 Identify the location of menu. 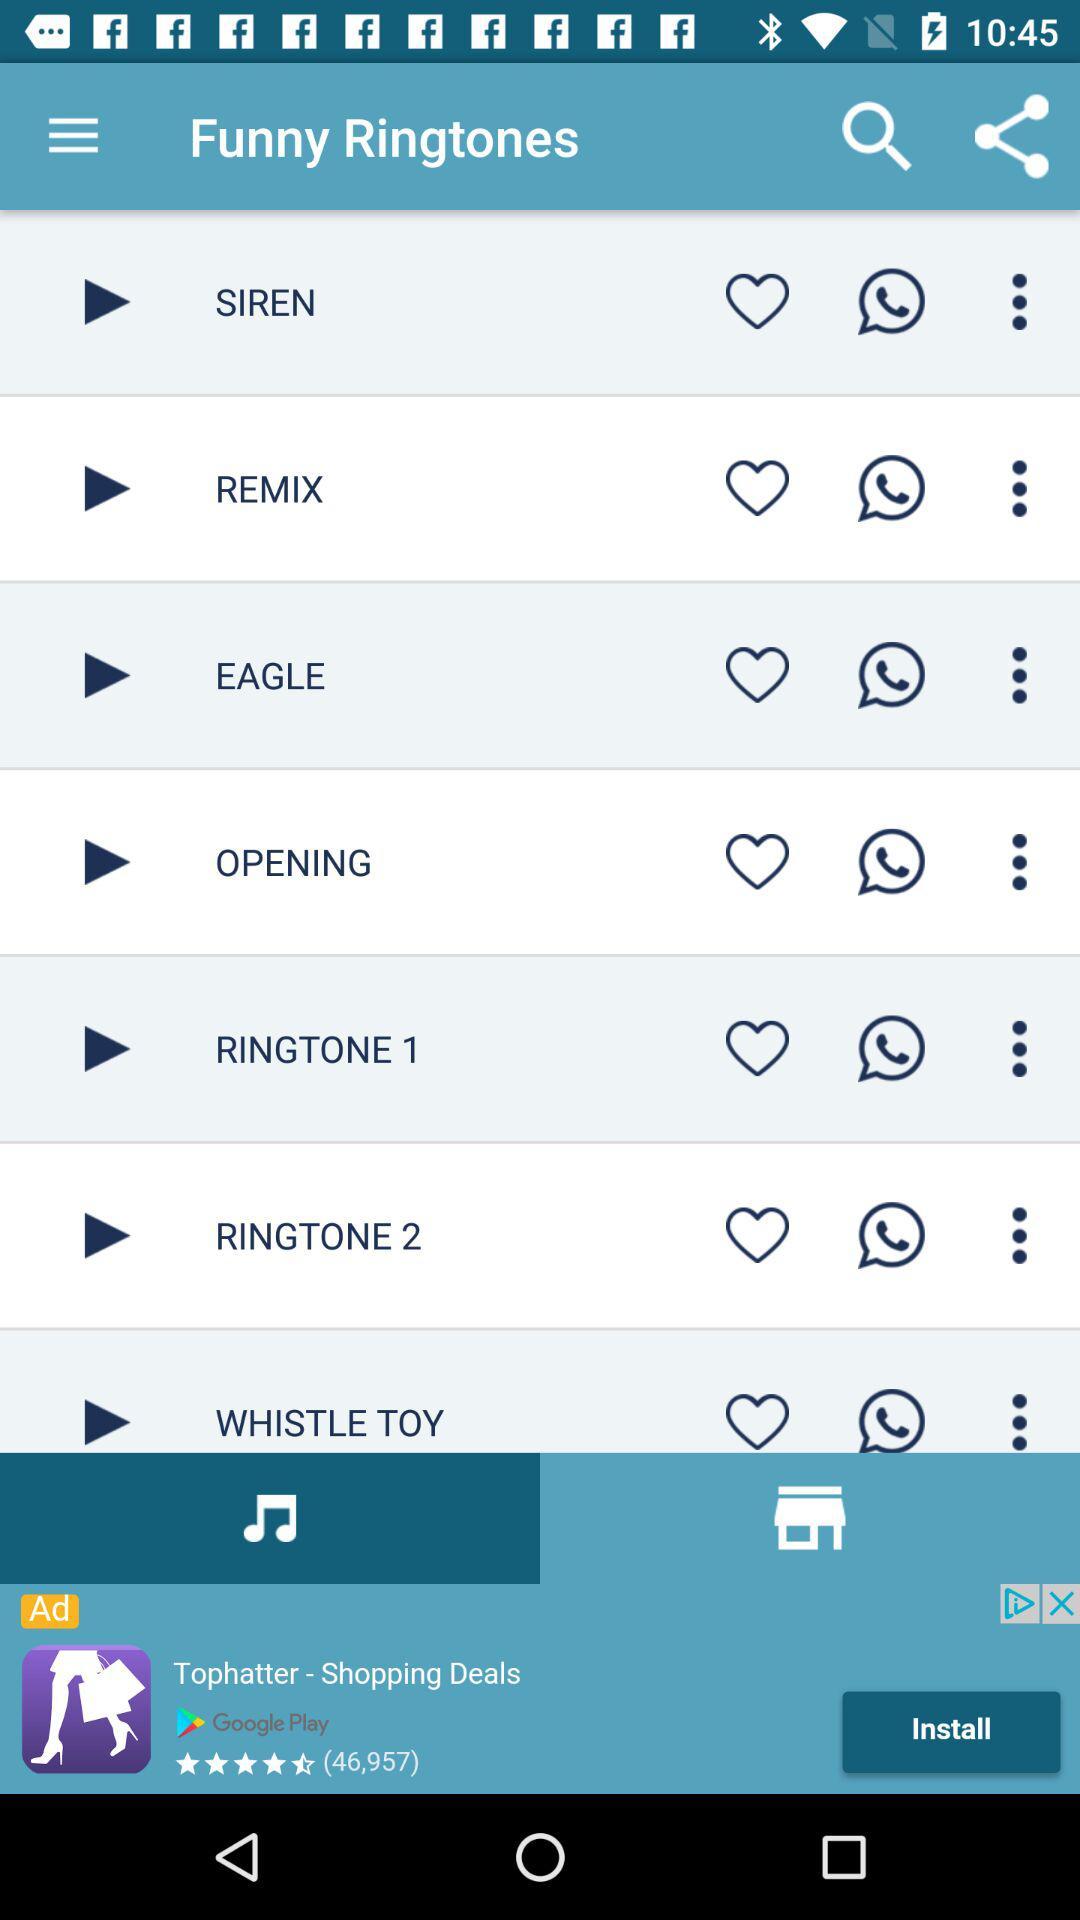
(757, 300).